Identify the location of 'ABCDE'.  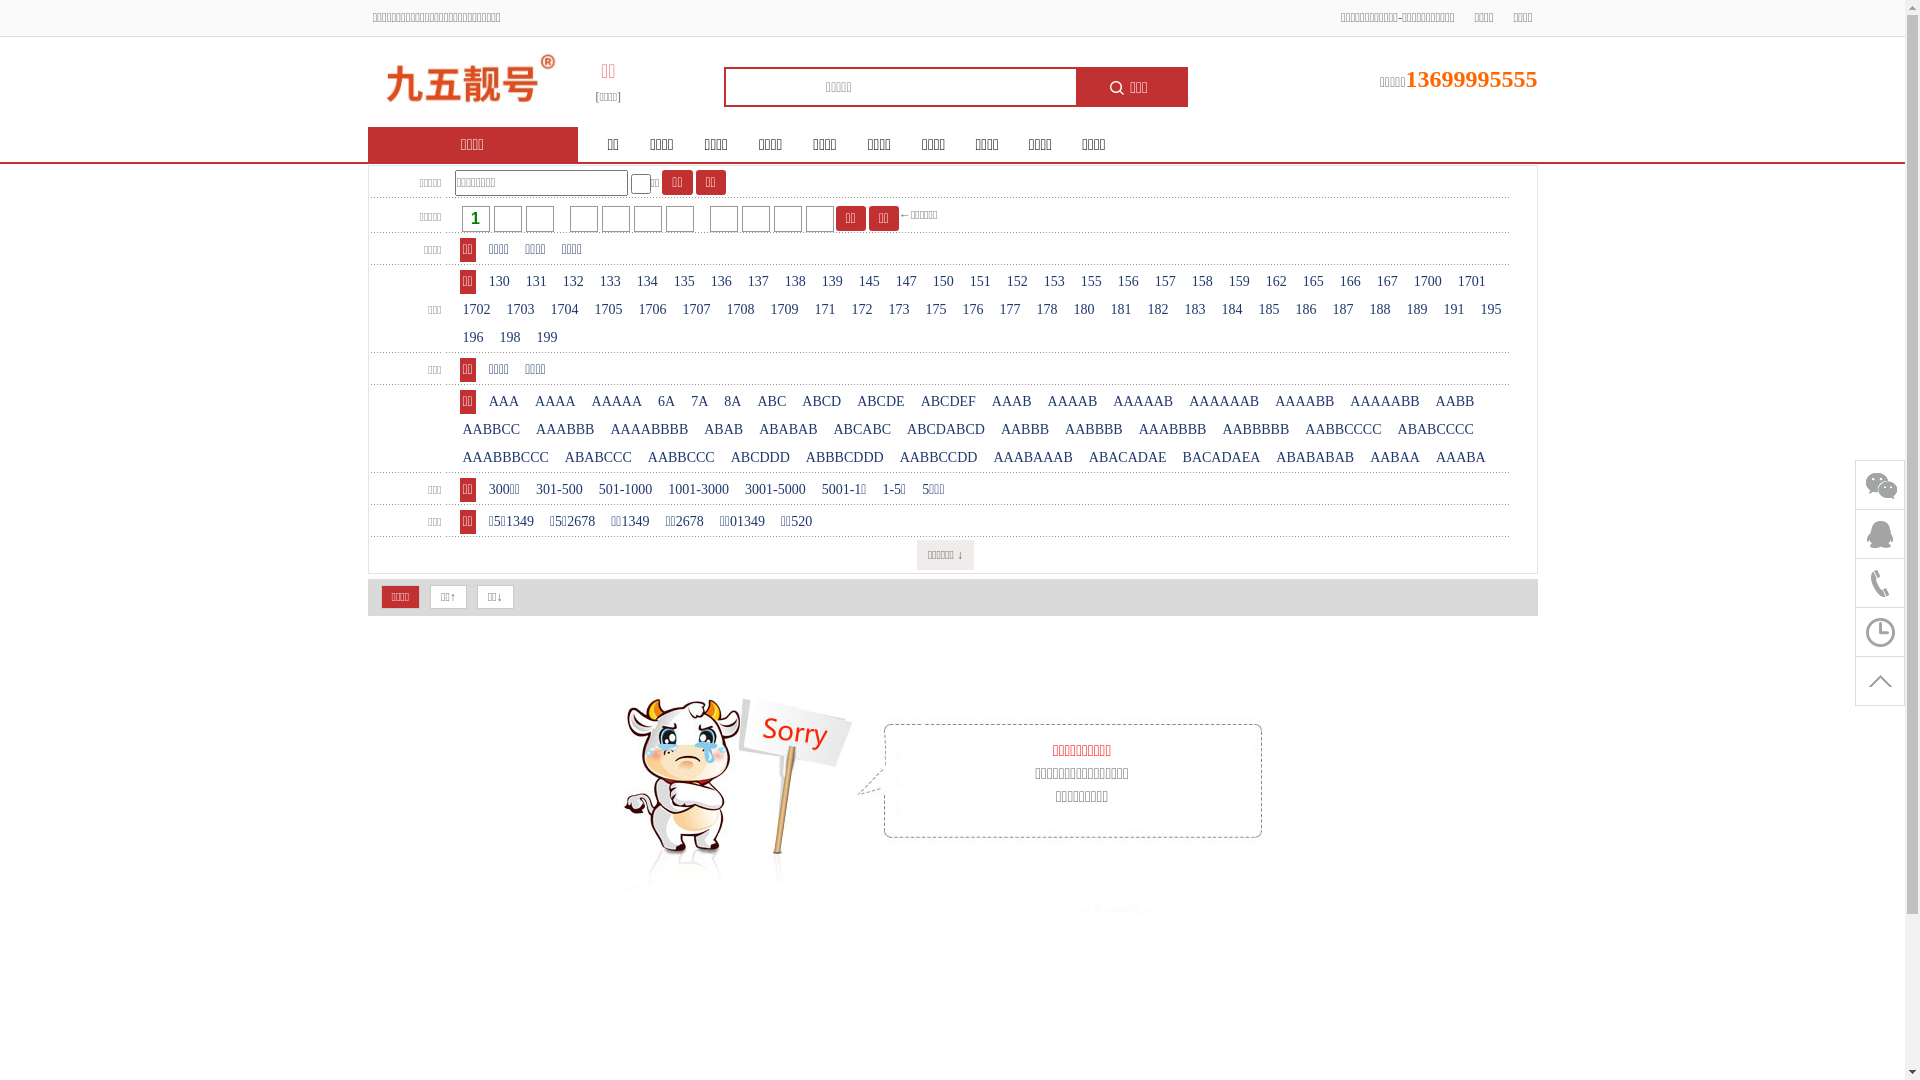
(880, 401).